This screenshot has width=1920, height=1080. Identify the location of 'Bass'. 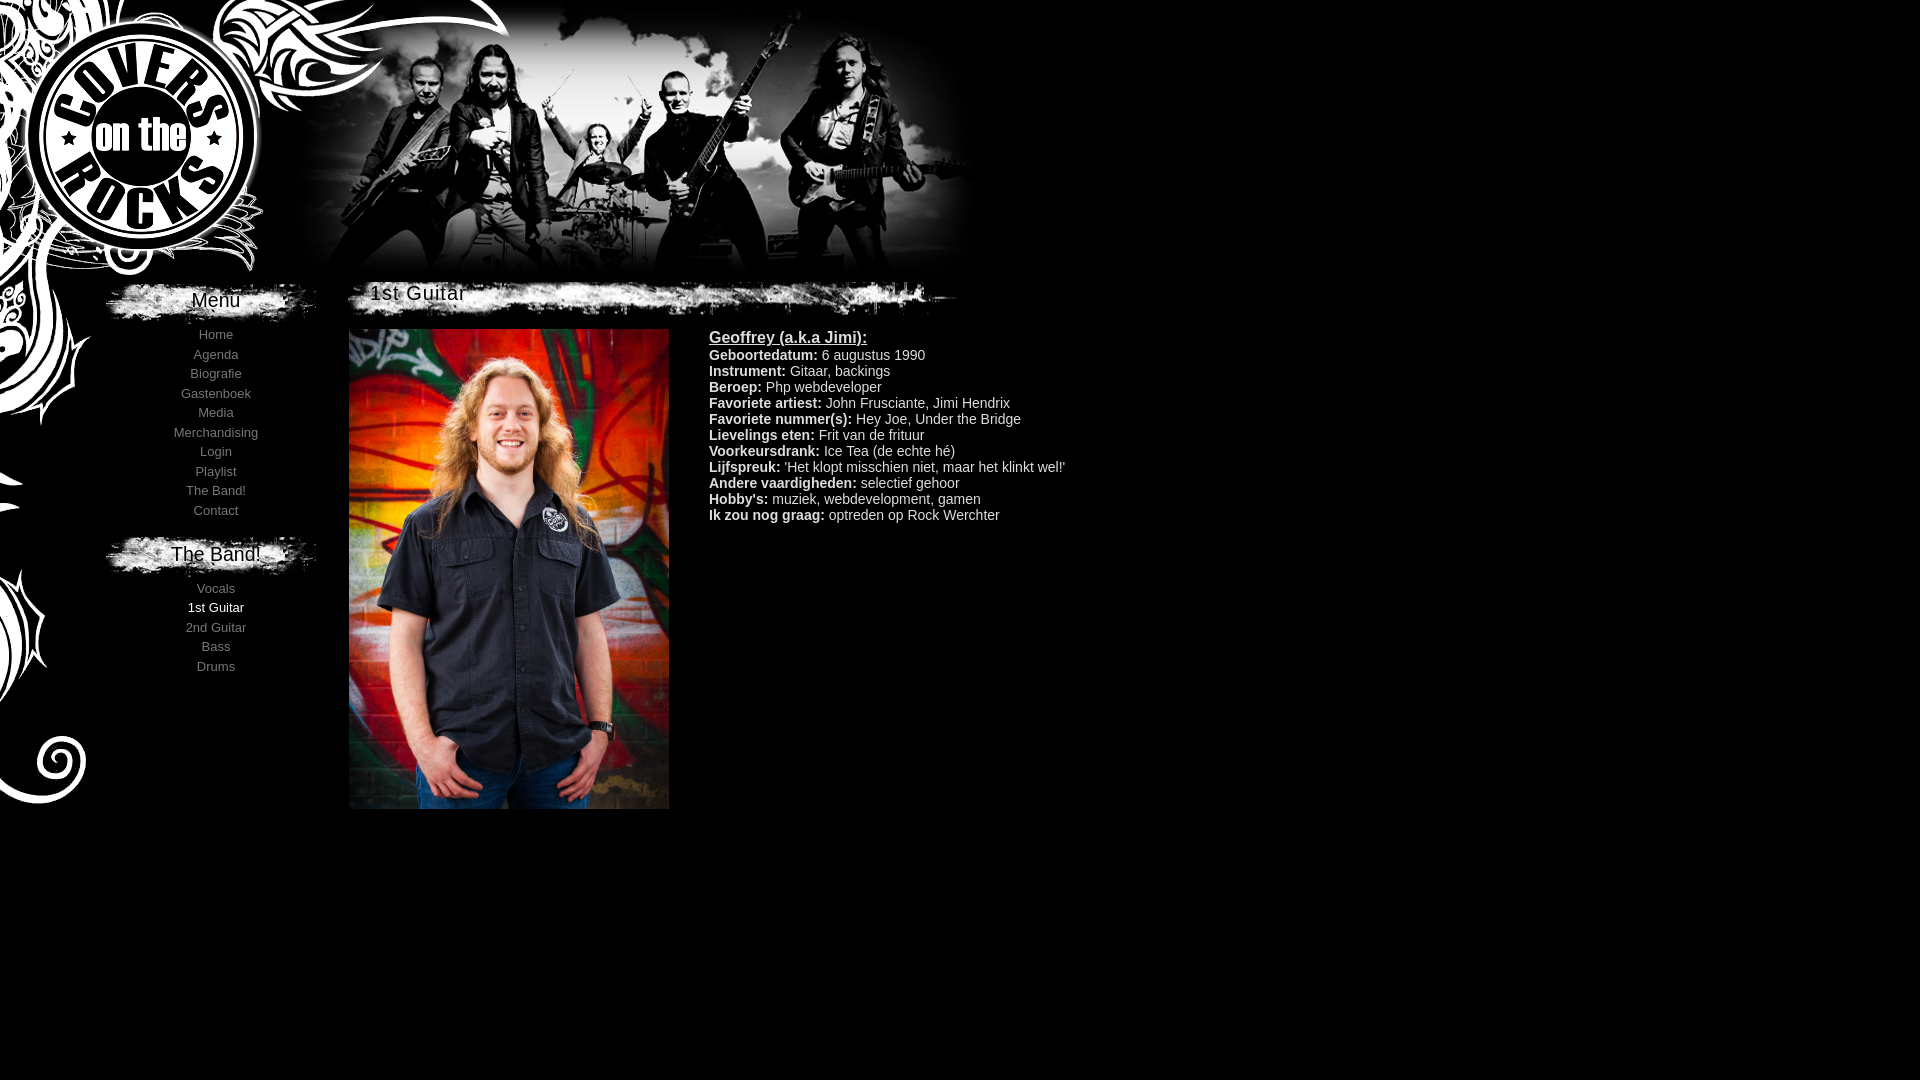
(216, 646).